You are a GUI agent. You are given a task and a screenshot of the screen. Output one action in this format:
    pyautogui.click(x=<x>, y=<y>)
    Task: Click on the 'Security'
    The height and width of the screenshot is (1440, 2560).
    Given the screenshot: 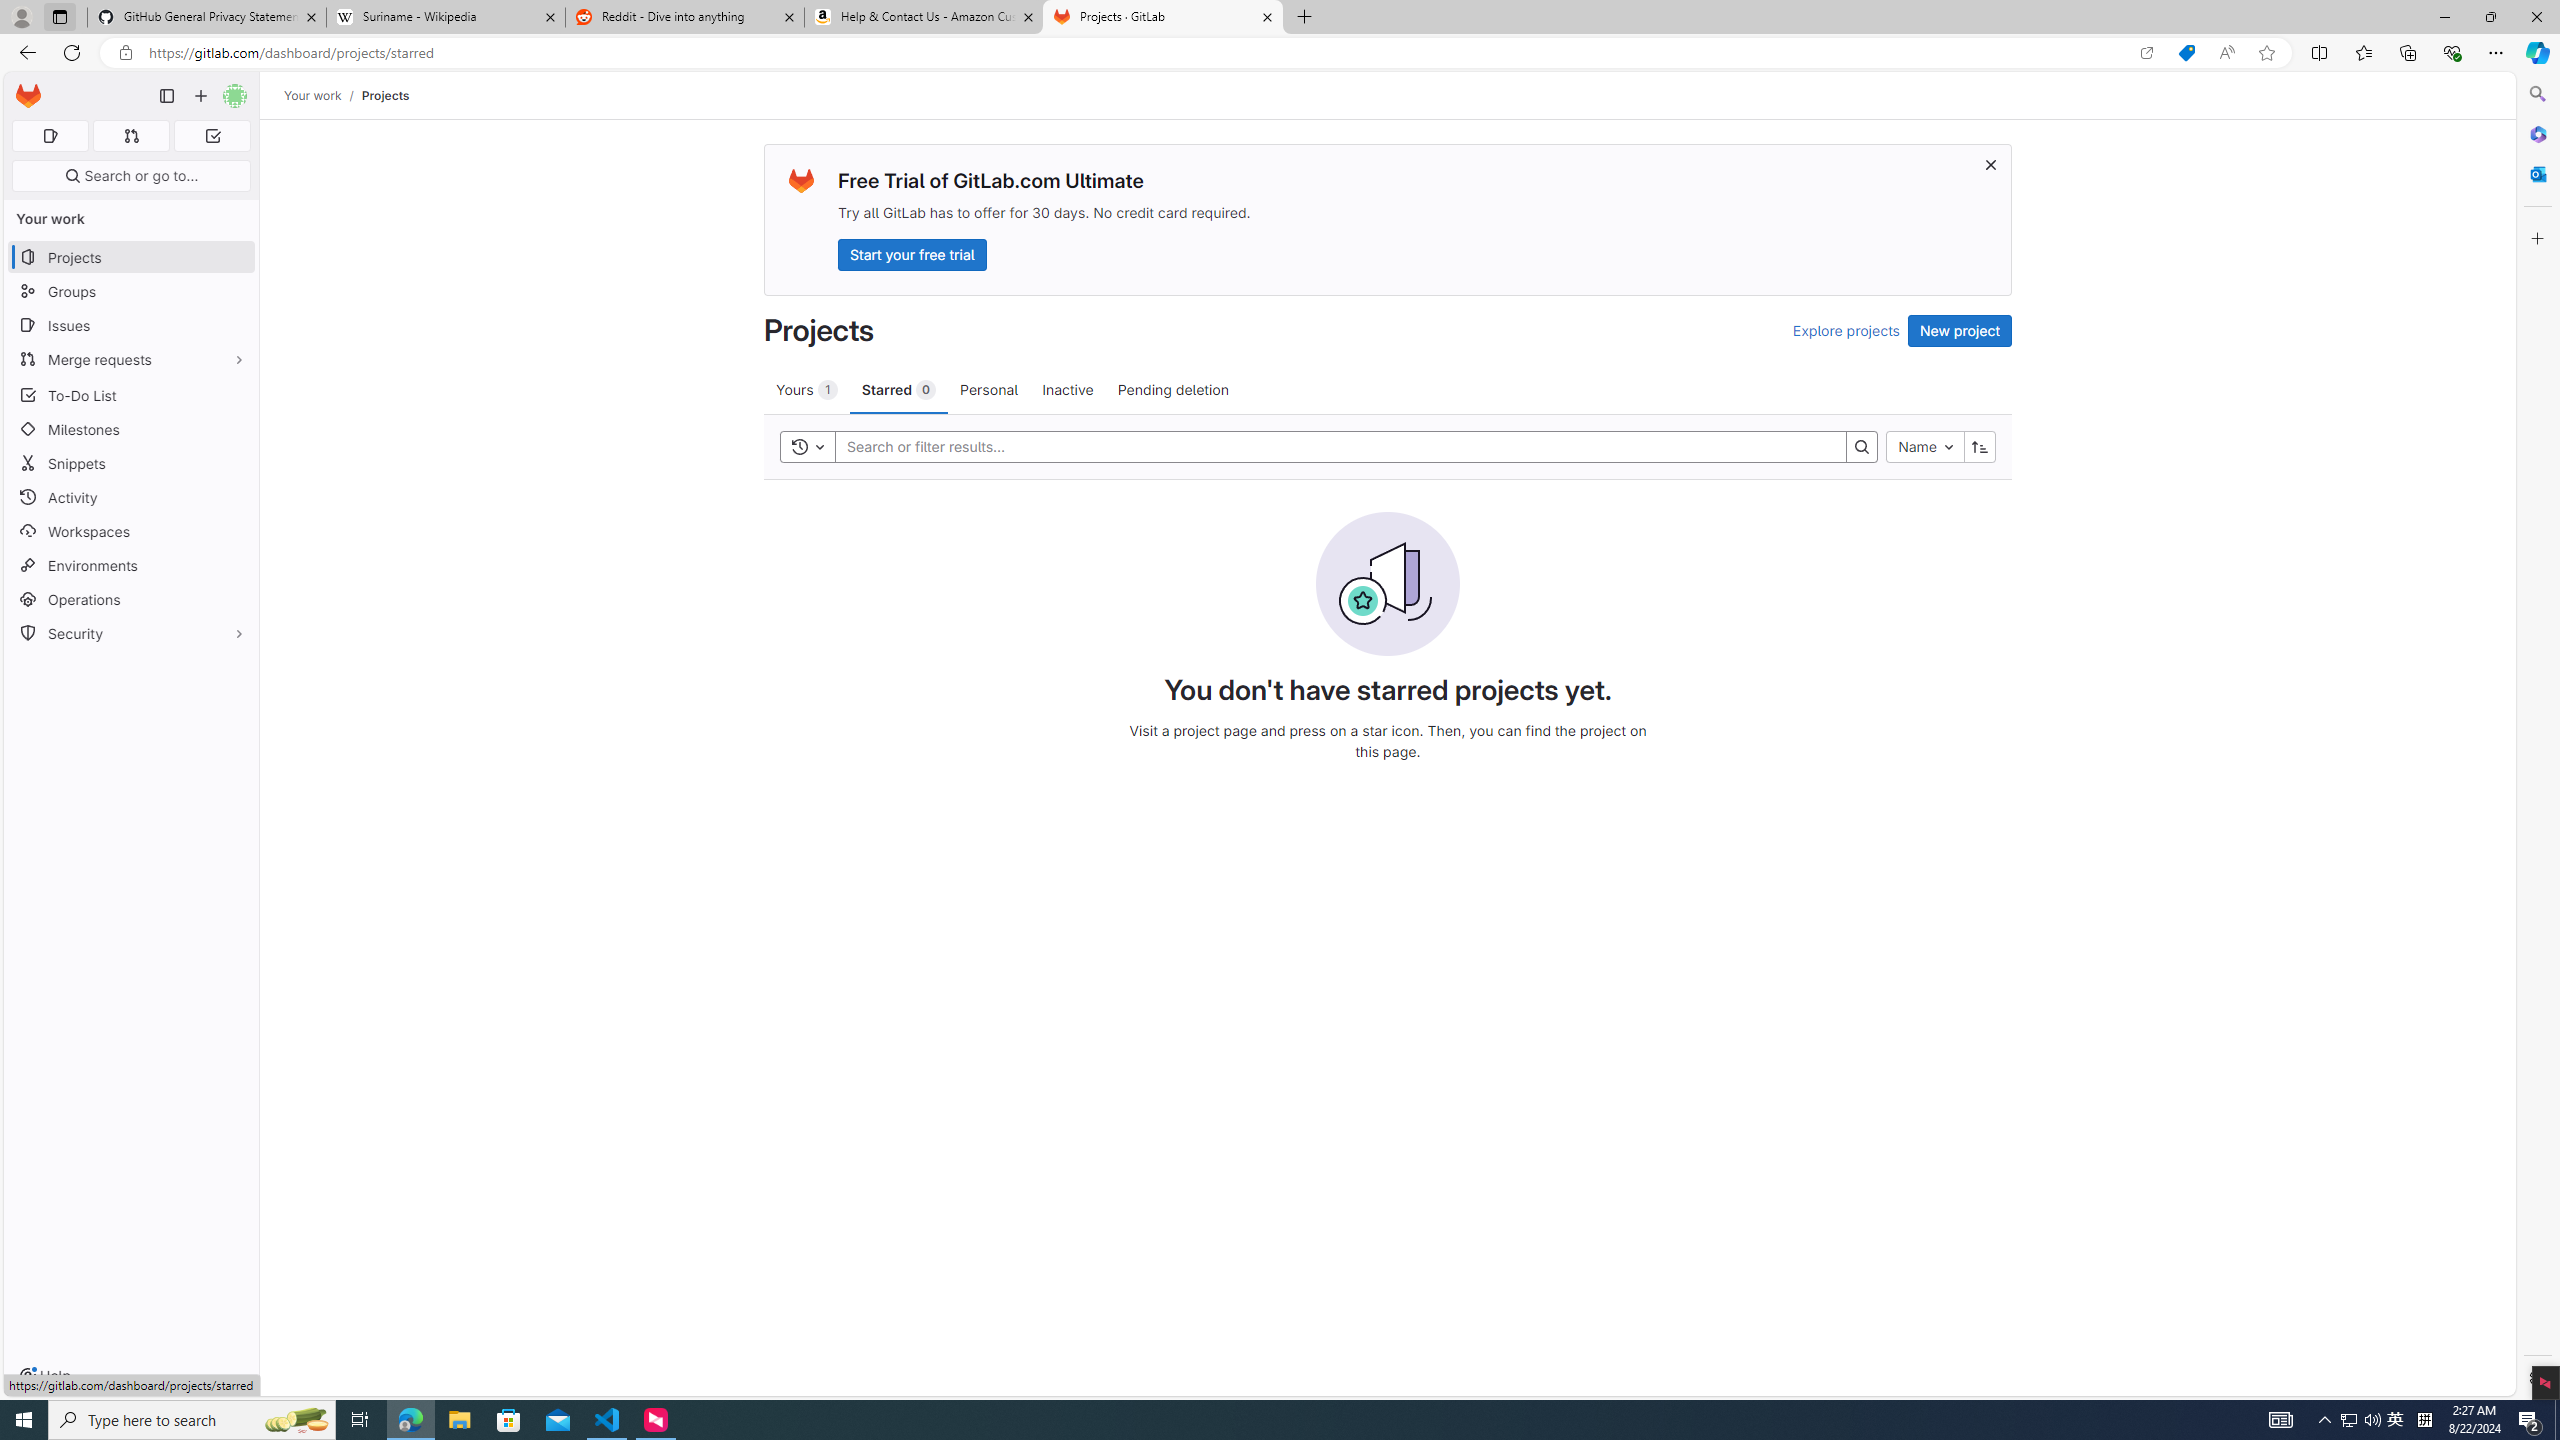 What is the action you would take?
    pyautogui.click(x=130, y=631)
    